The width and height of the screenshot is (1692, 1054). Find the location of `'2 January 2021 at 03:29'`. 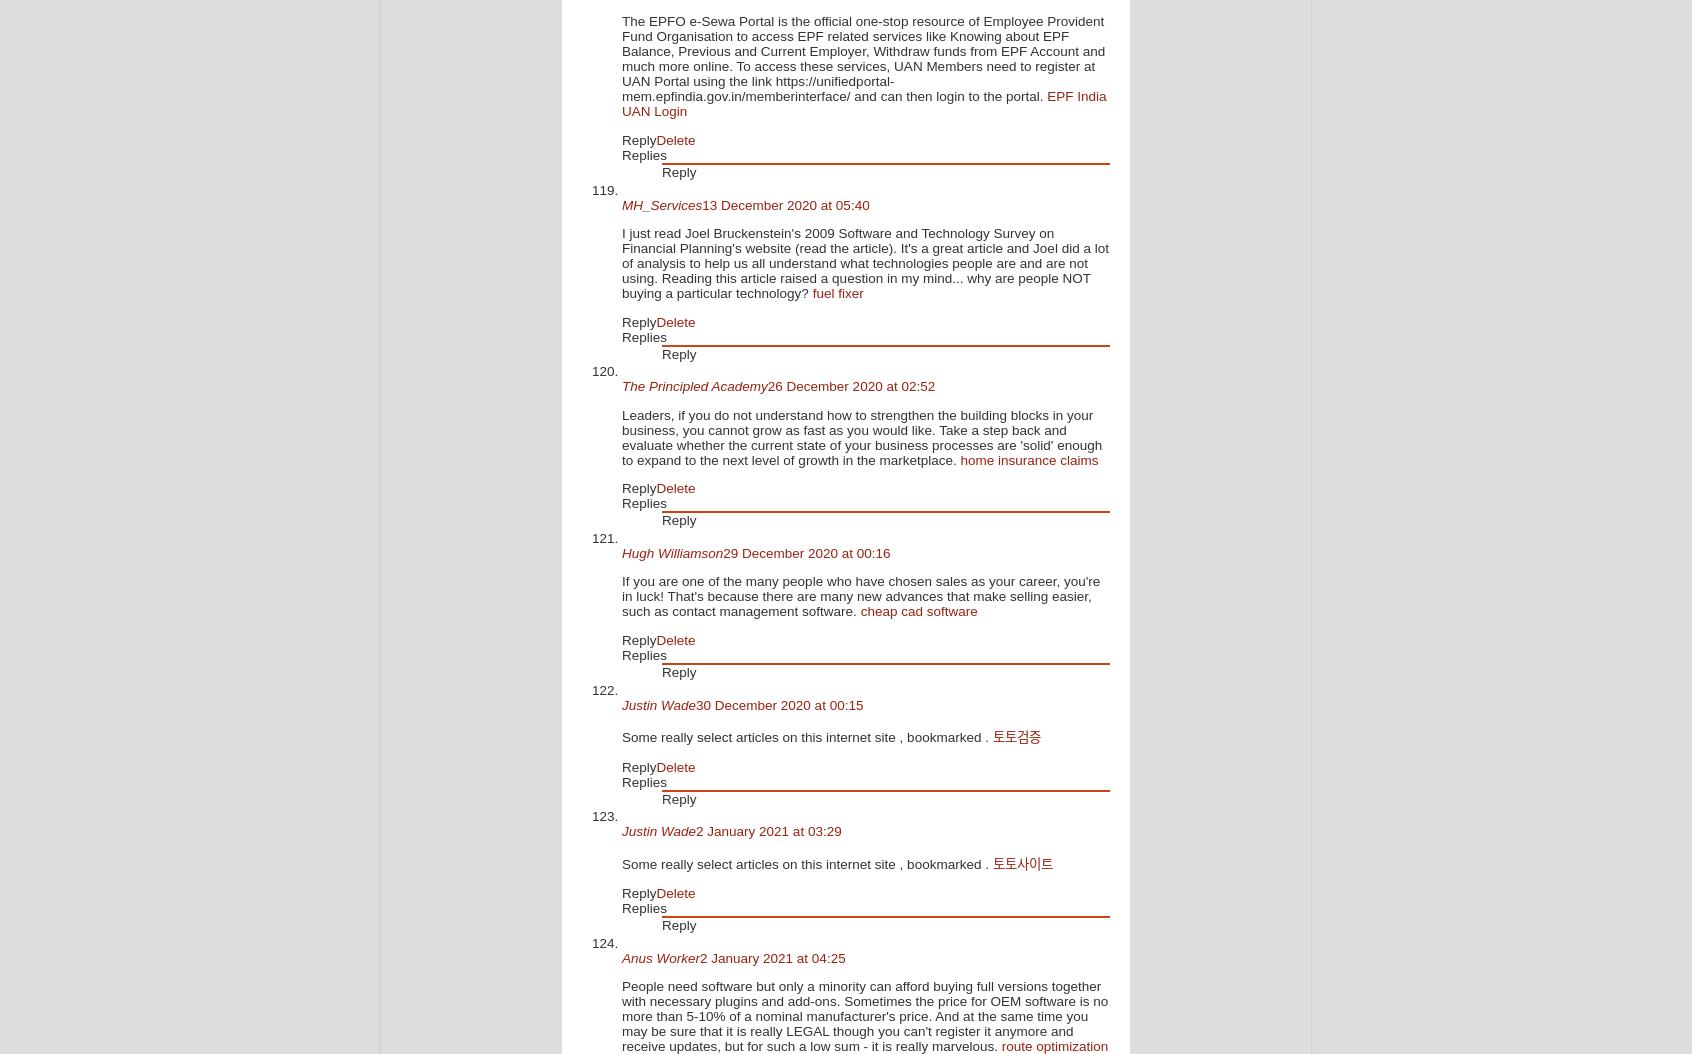

'2 January 2021 at 03:29' is located at coordinates (767, 830).